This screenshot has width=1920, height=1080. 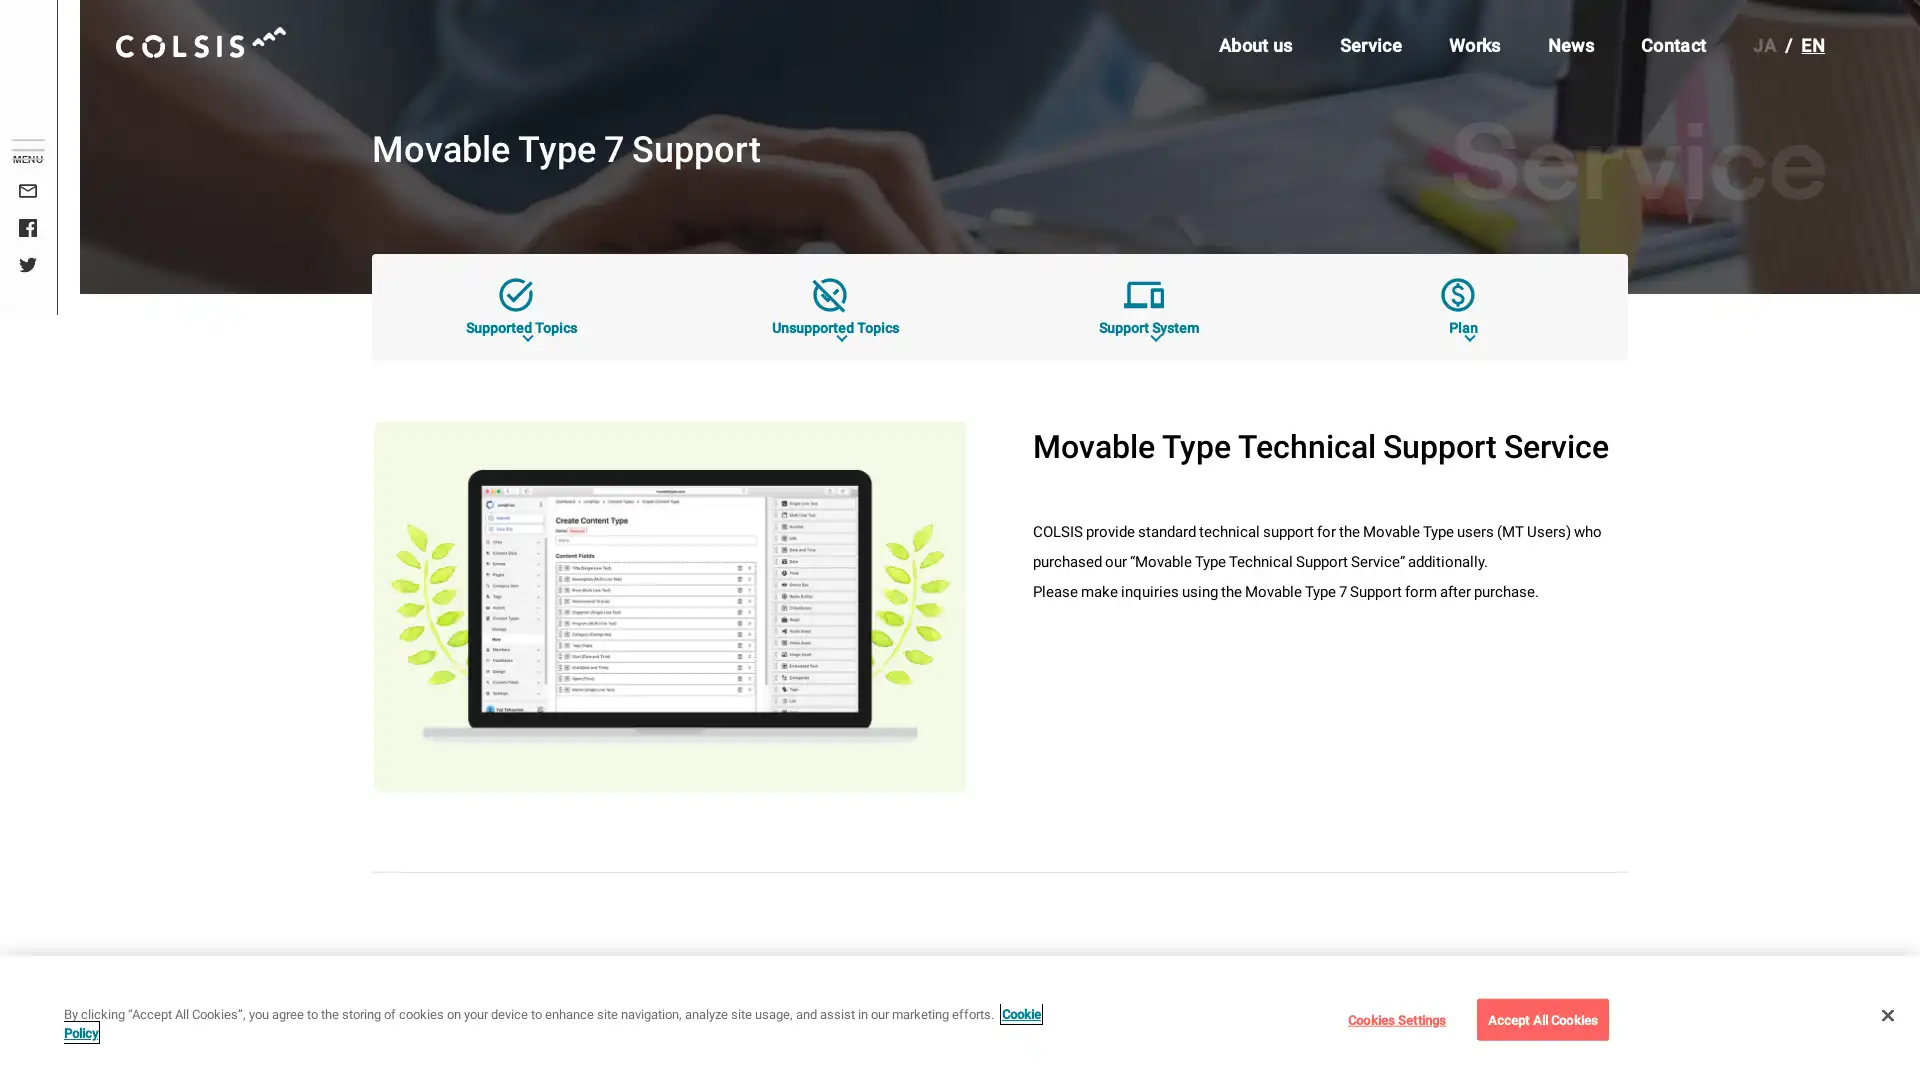 What do you see at coordinates (1541, 1018) in the screenshot?
I see `Accept All Cookies` at bounding box center [1541, 1018].